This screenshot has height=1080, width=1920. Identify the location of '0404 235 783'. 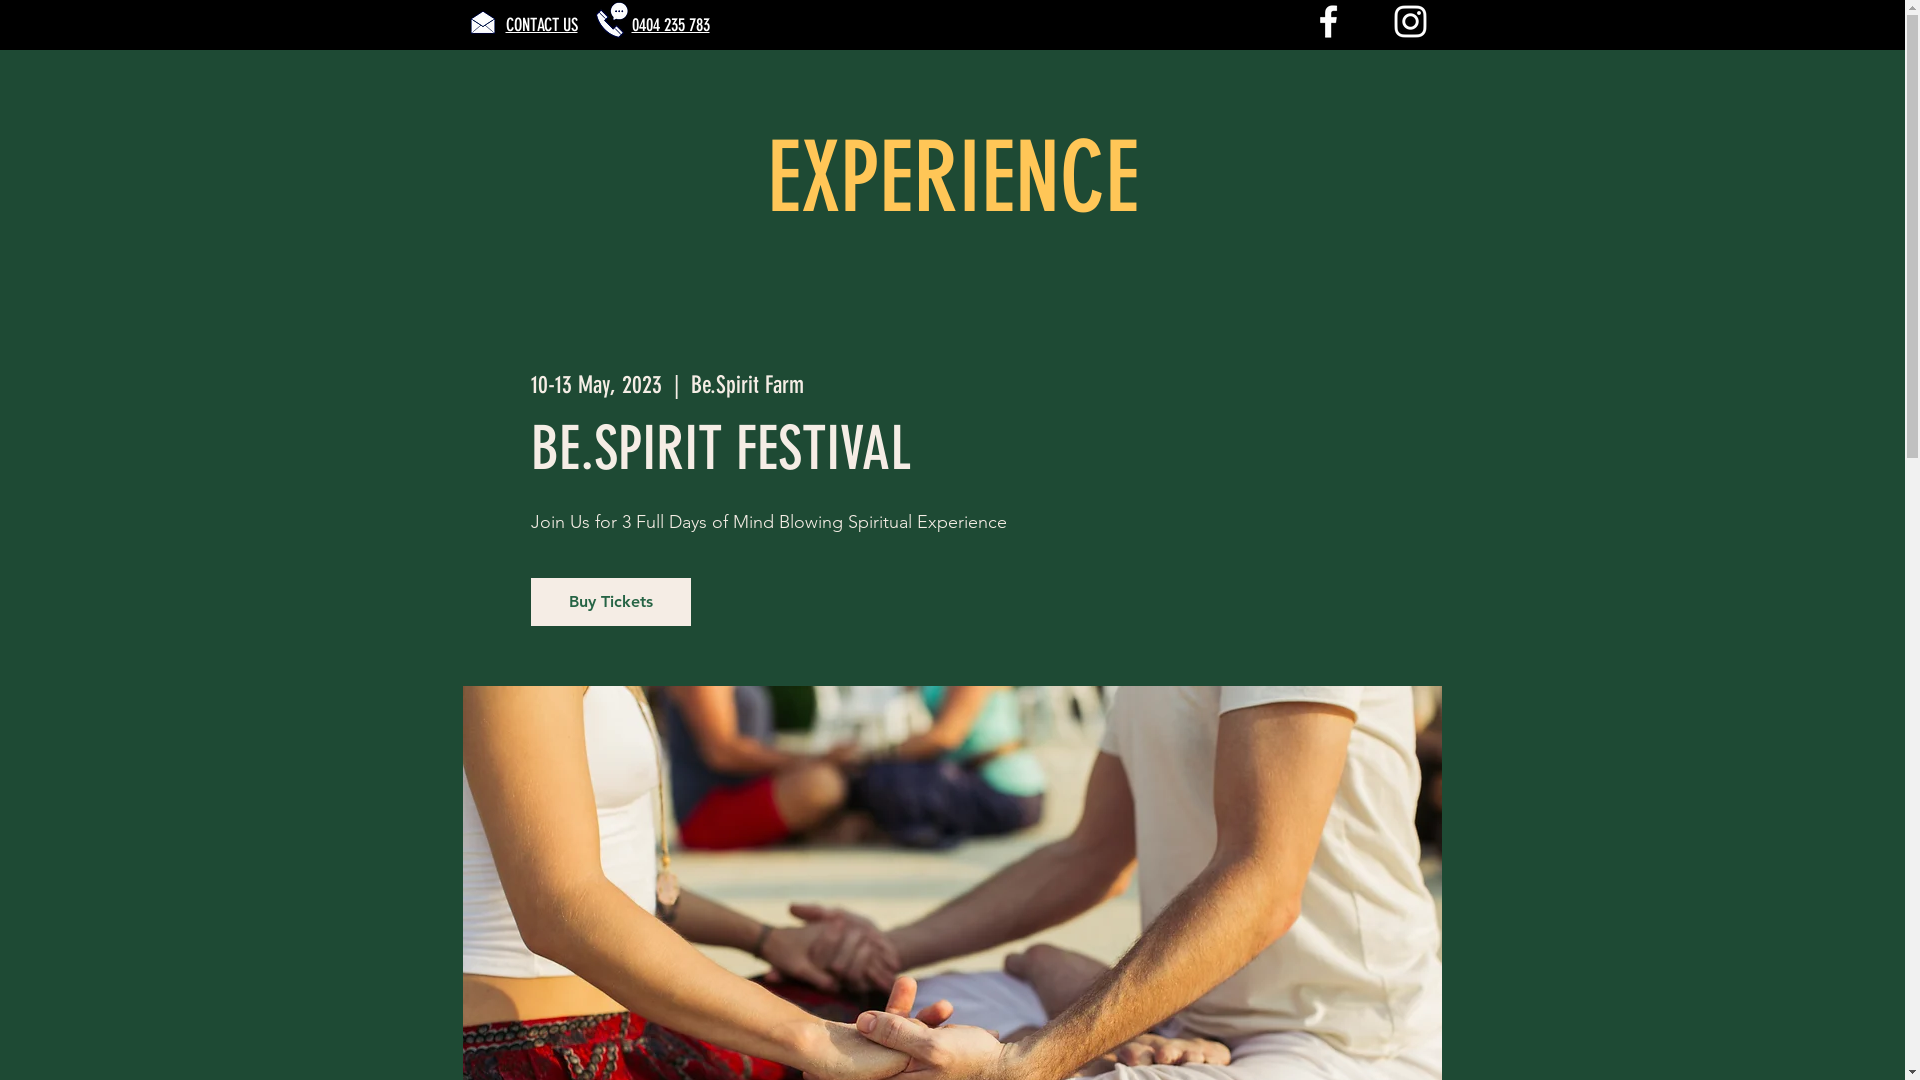
(671, 24).